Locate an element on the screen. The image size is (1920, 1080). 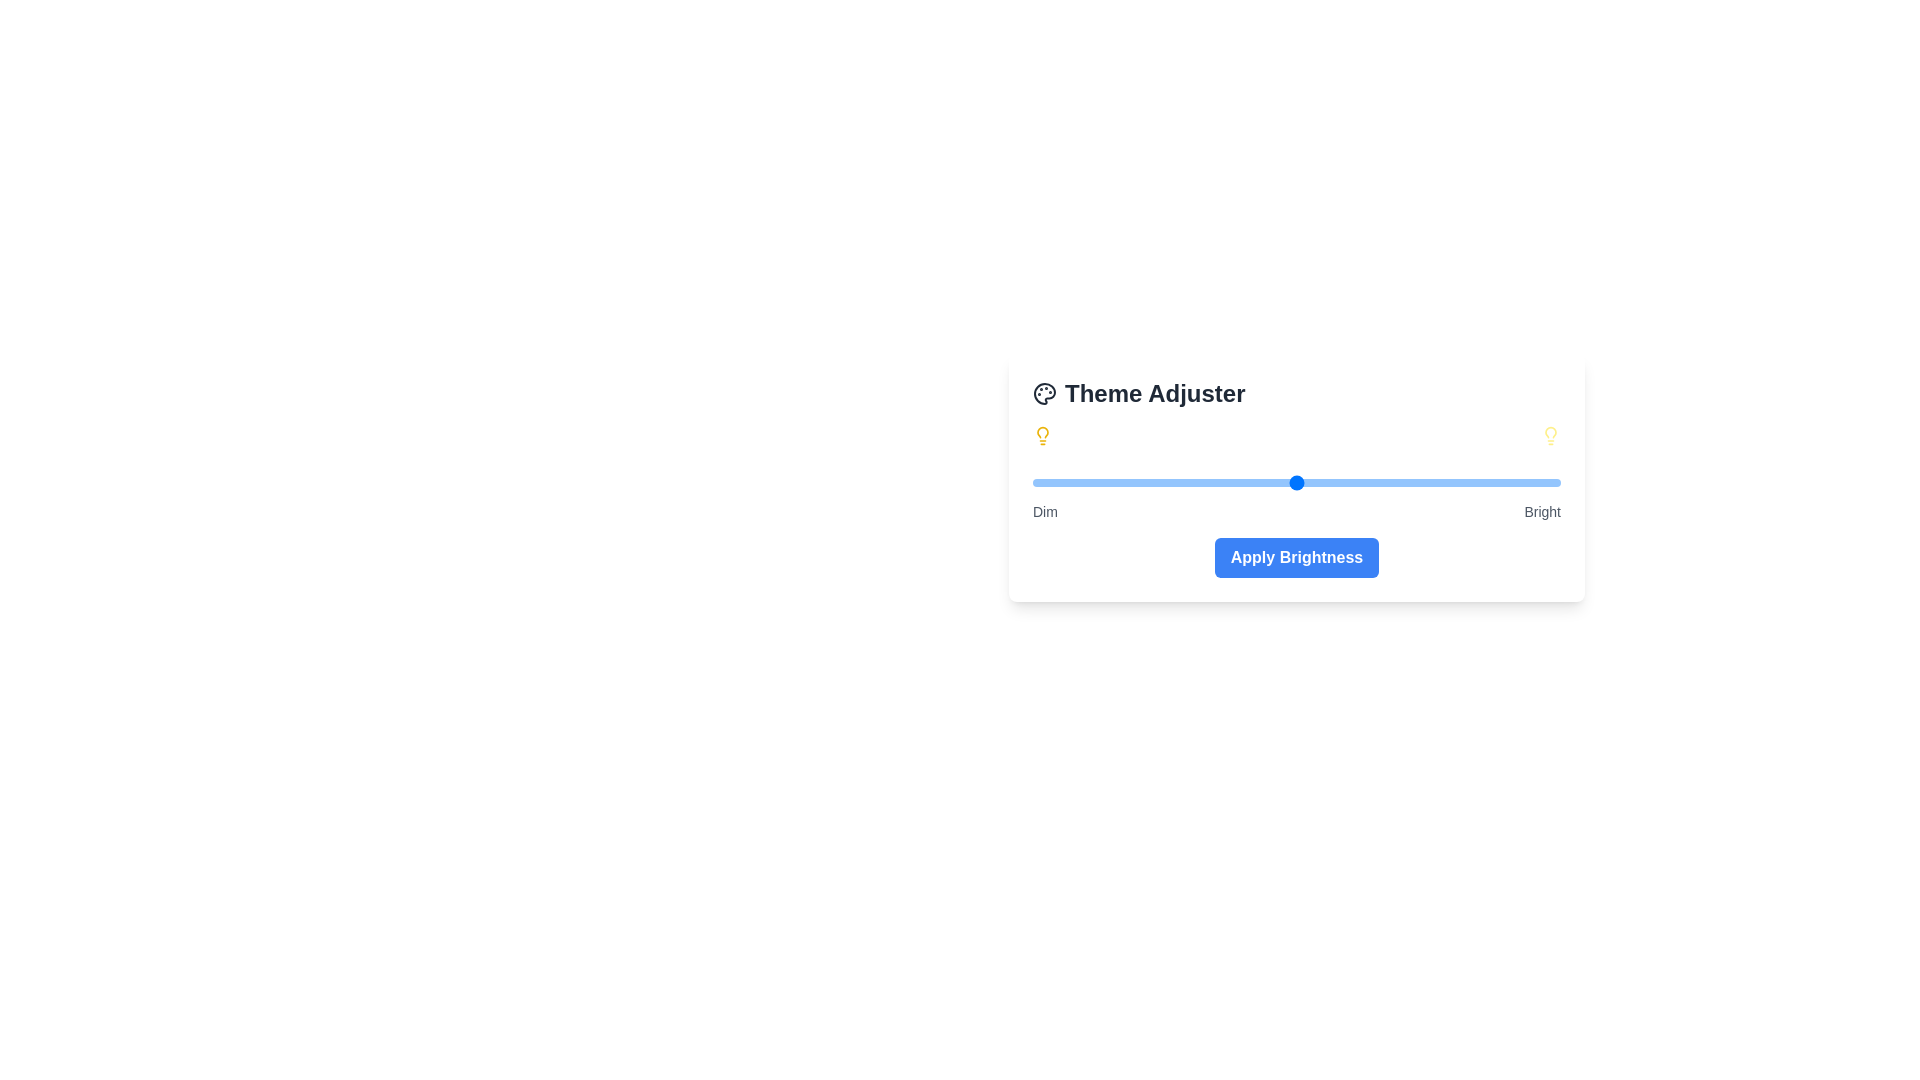
the brightness slider to a specific value 41 is located at coordinates (1248, 482).